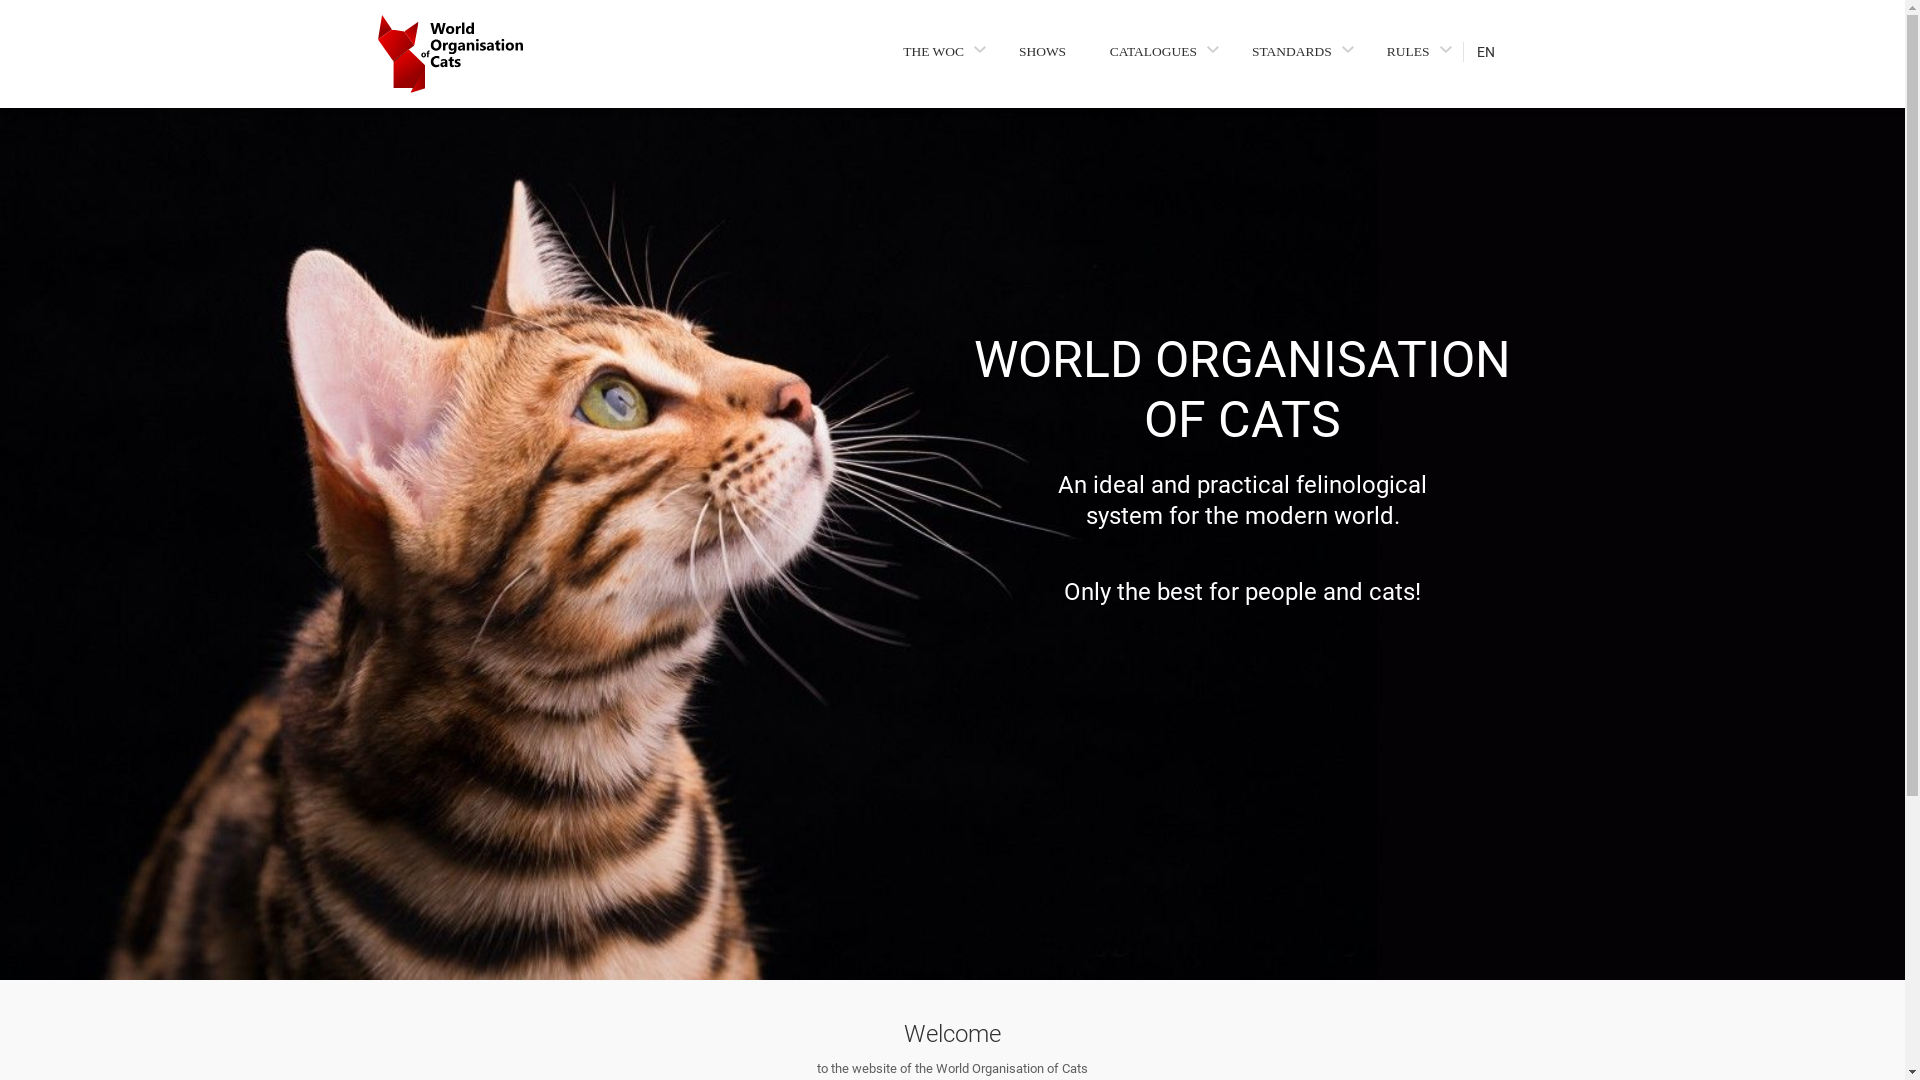 Image resolution: width=1920 pixels, height=1080 pixels. I want to click on 'STANDARDS', so click(1243, 50).